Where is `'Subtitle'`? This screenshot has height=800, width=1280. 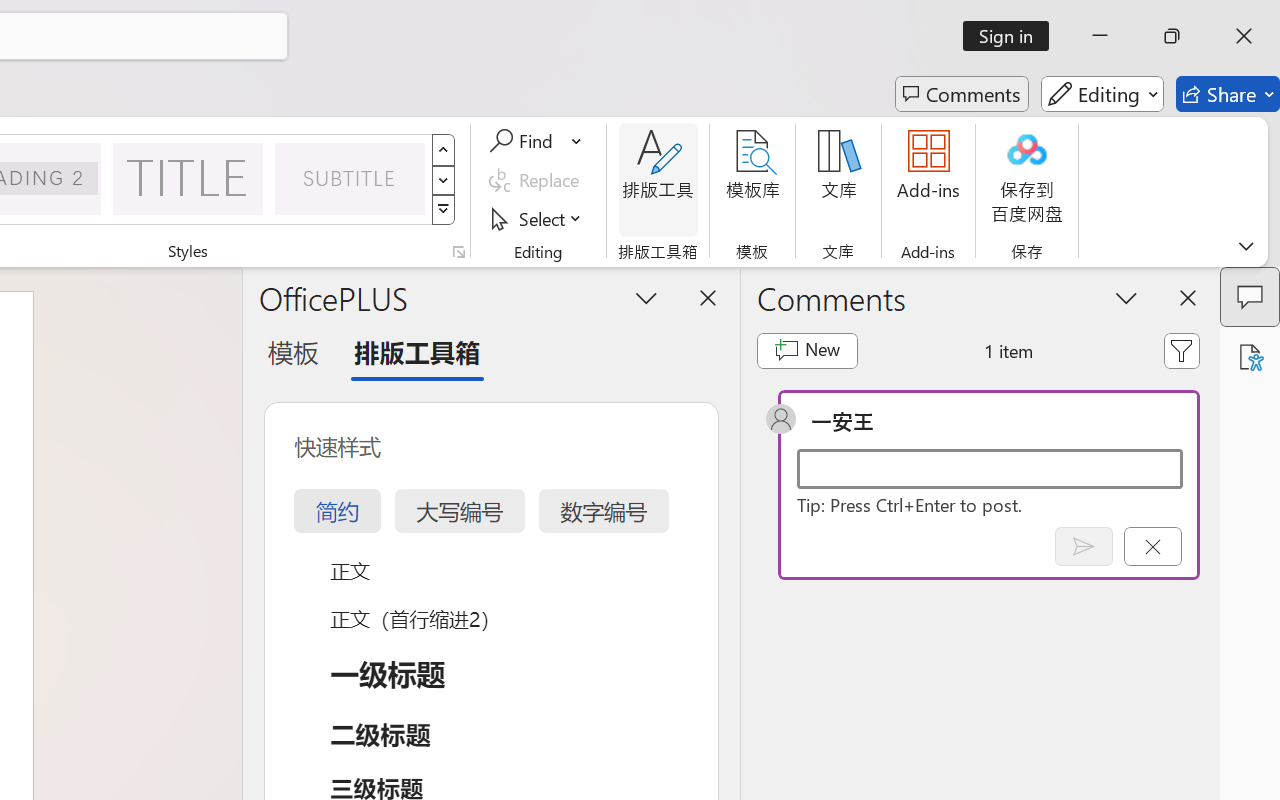
'Subtitle' is located at coordinates (350, 177).